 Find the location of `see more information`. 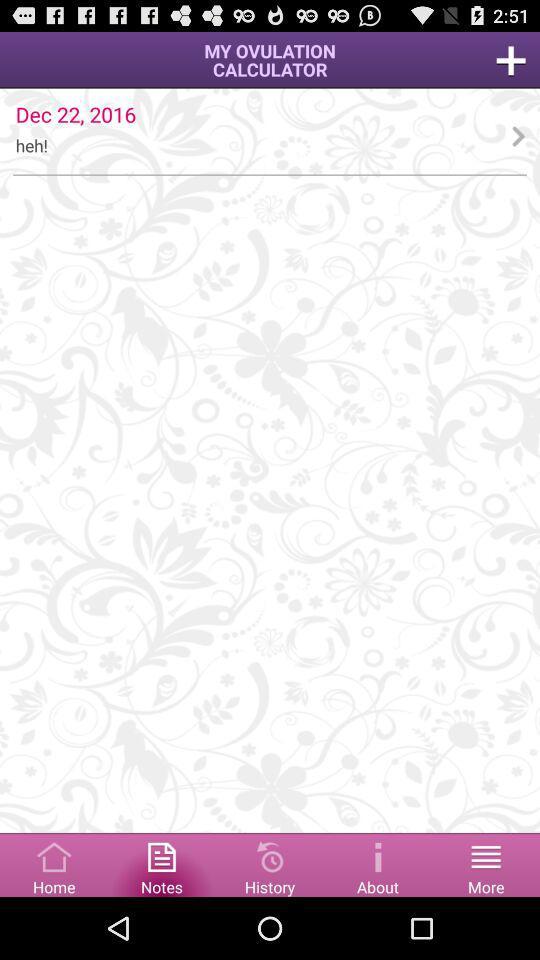

see more information is located at coordinates (378, 863).